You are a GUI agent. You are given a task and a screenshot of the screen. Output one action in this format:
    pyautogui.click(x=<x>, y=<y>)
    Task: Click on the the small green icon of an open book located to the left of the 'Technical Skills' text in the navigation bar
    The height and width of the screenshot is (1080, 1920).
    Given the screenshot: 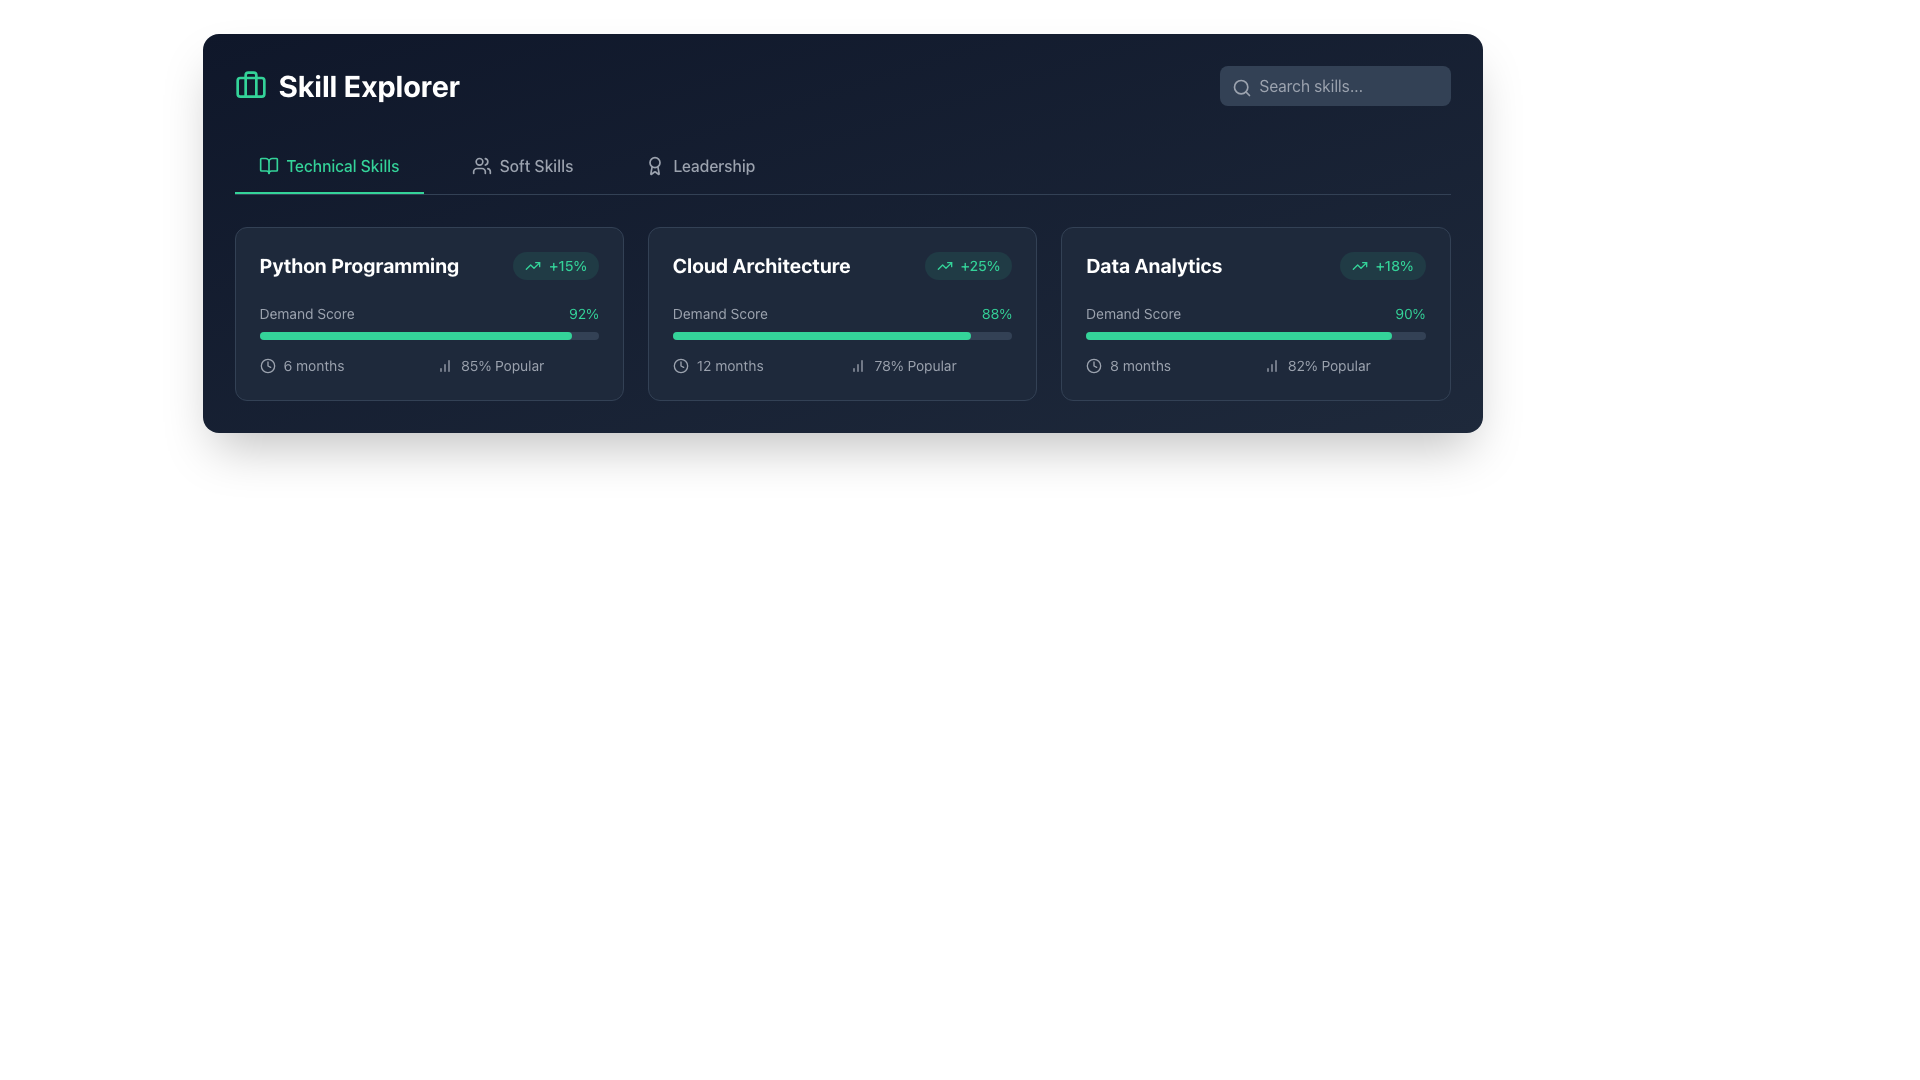 What is the action you would take?
    pyautogui.click(x=267, y=164)
    